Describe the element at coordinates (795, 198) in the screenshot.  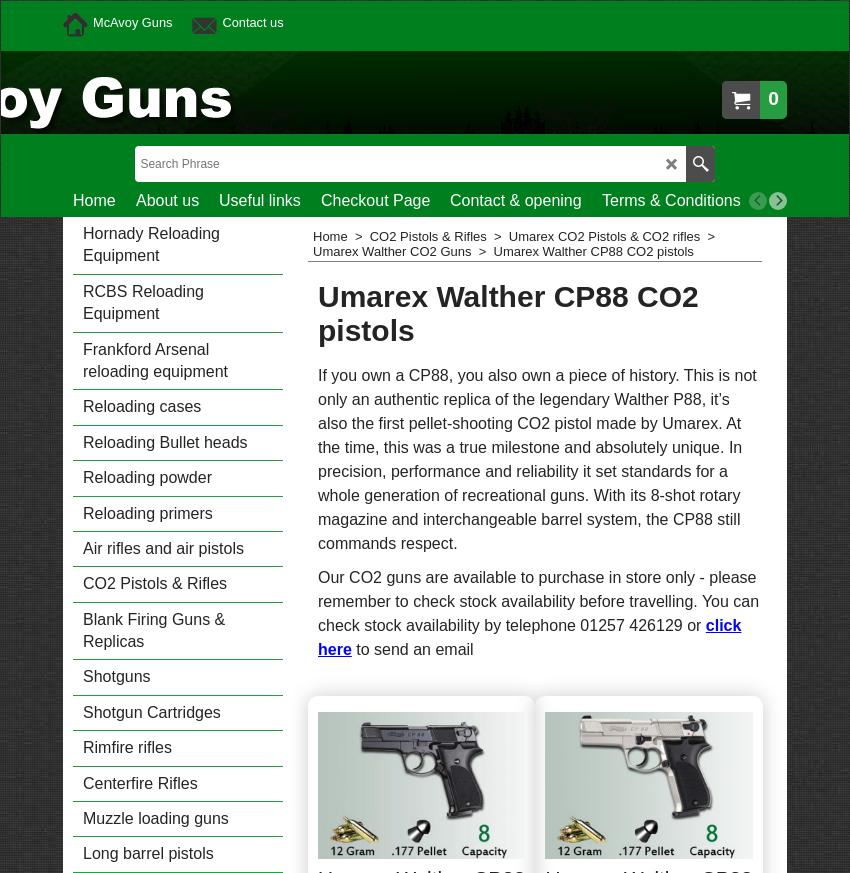
I see `'Favourites'` at that location.